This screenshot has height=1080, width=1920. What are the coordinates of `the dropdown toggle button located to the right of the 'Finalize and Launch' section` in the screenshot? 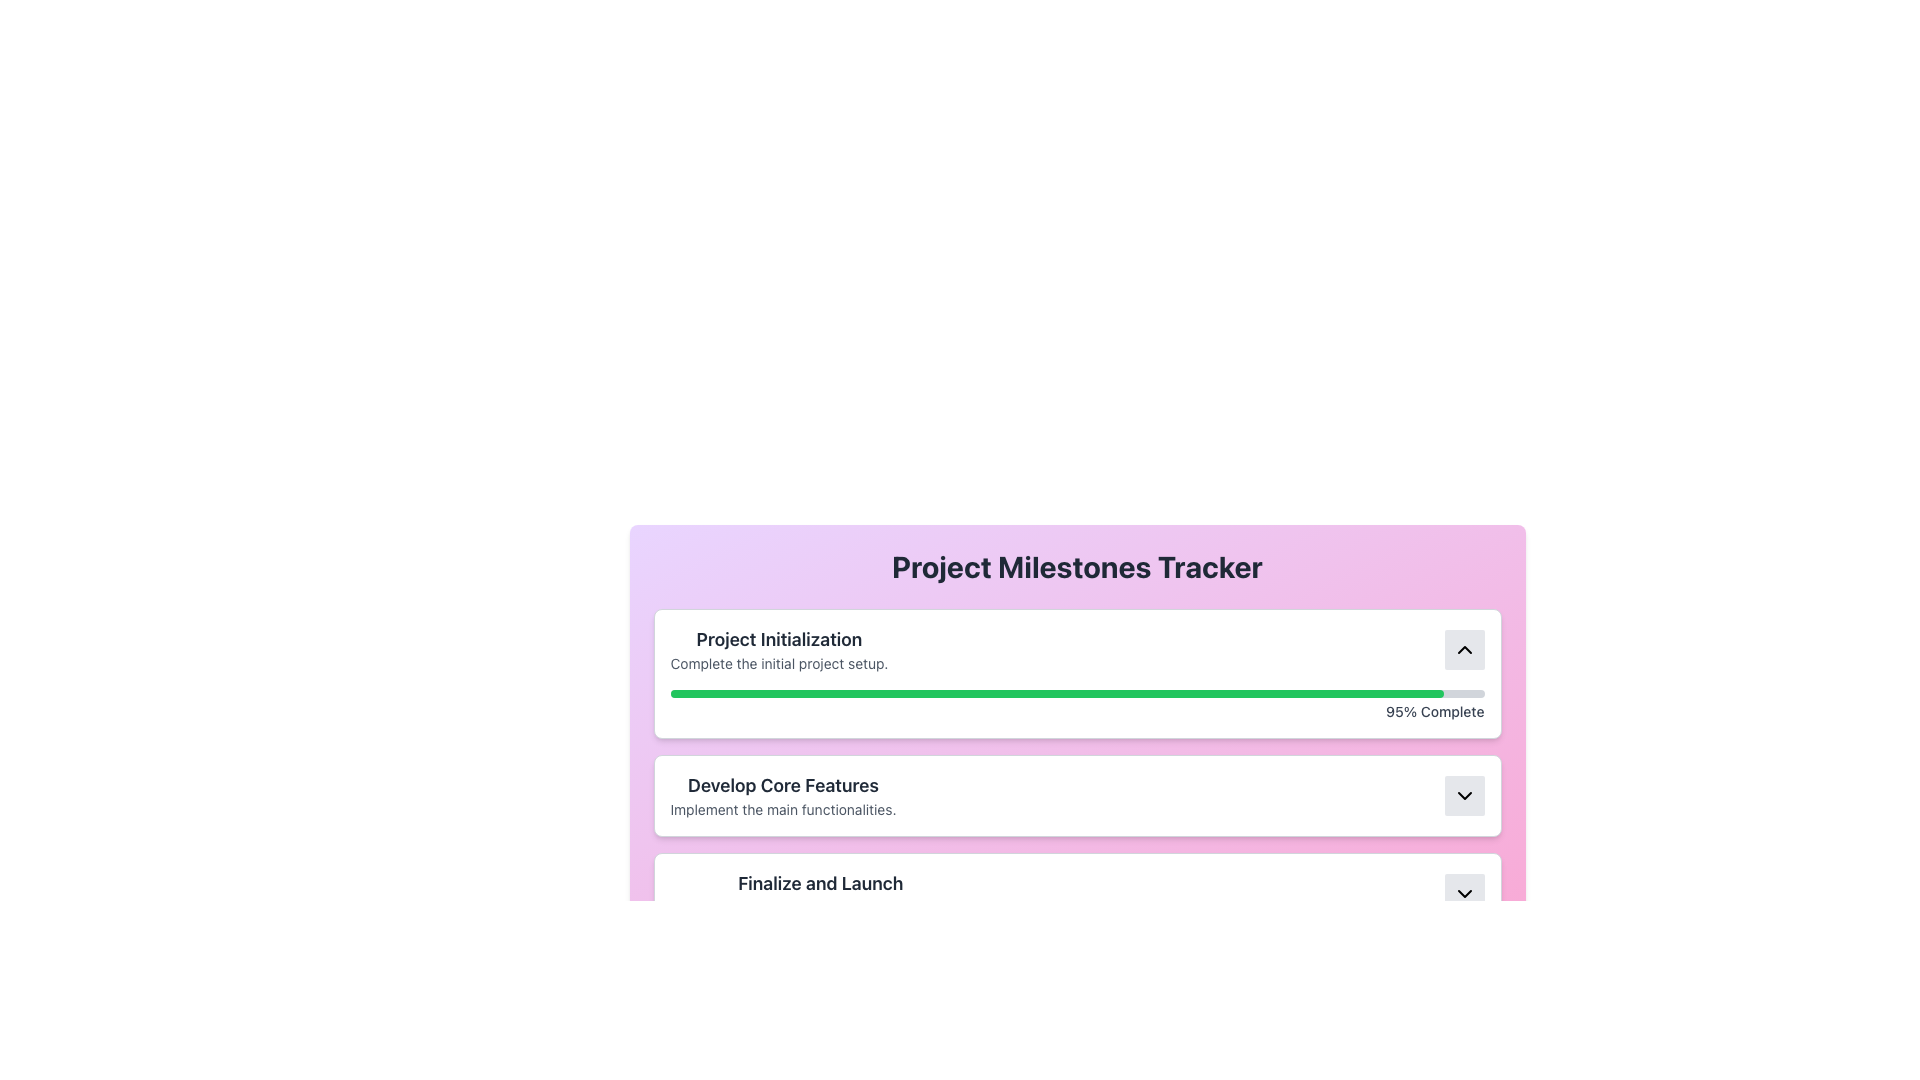 It's located at (1464, 893).